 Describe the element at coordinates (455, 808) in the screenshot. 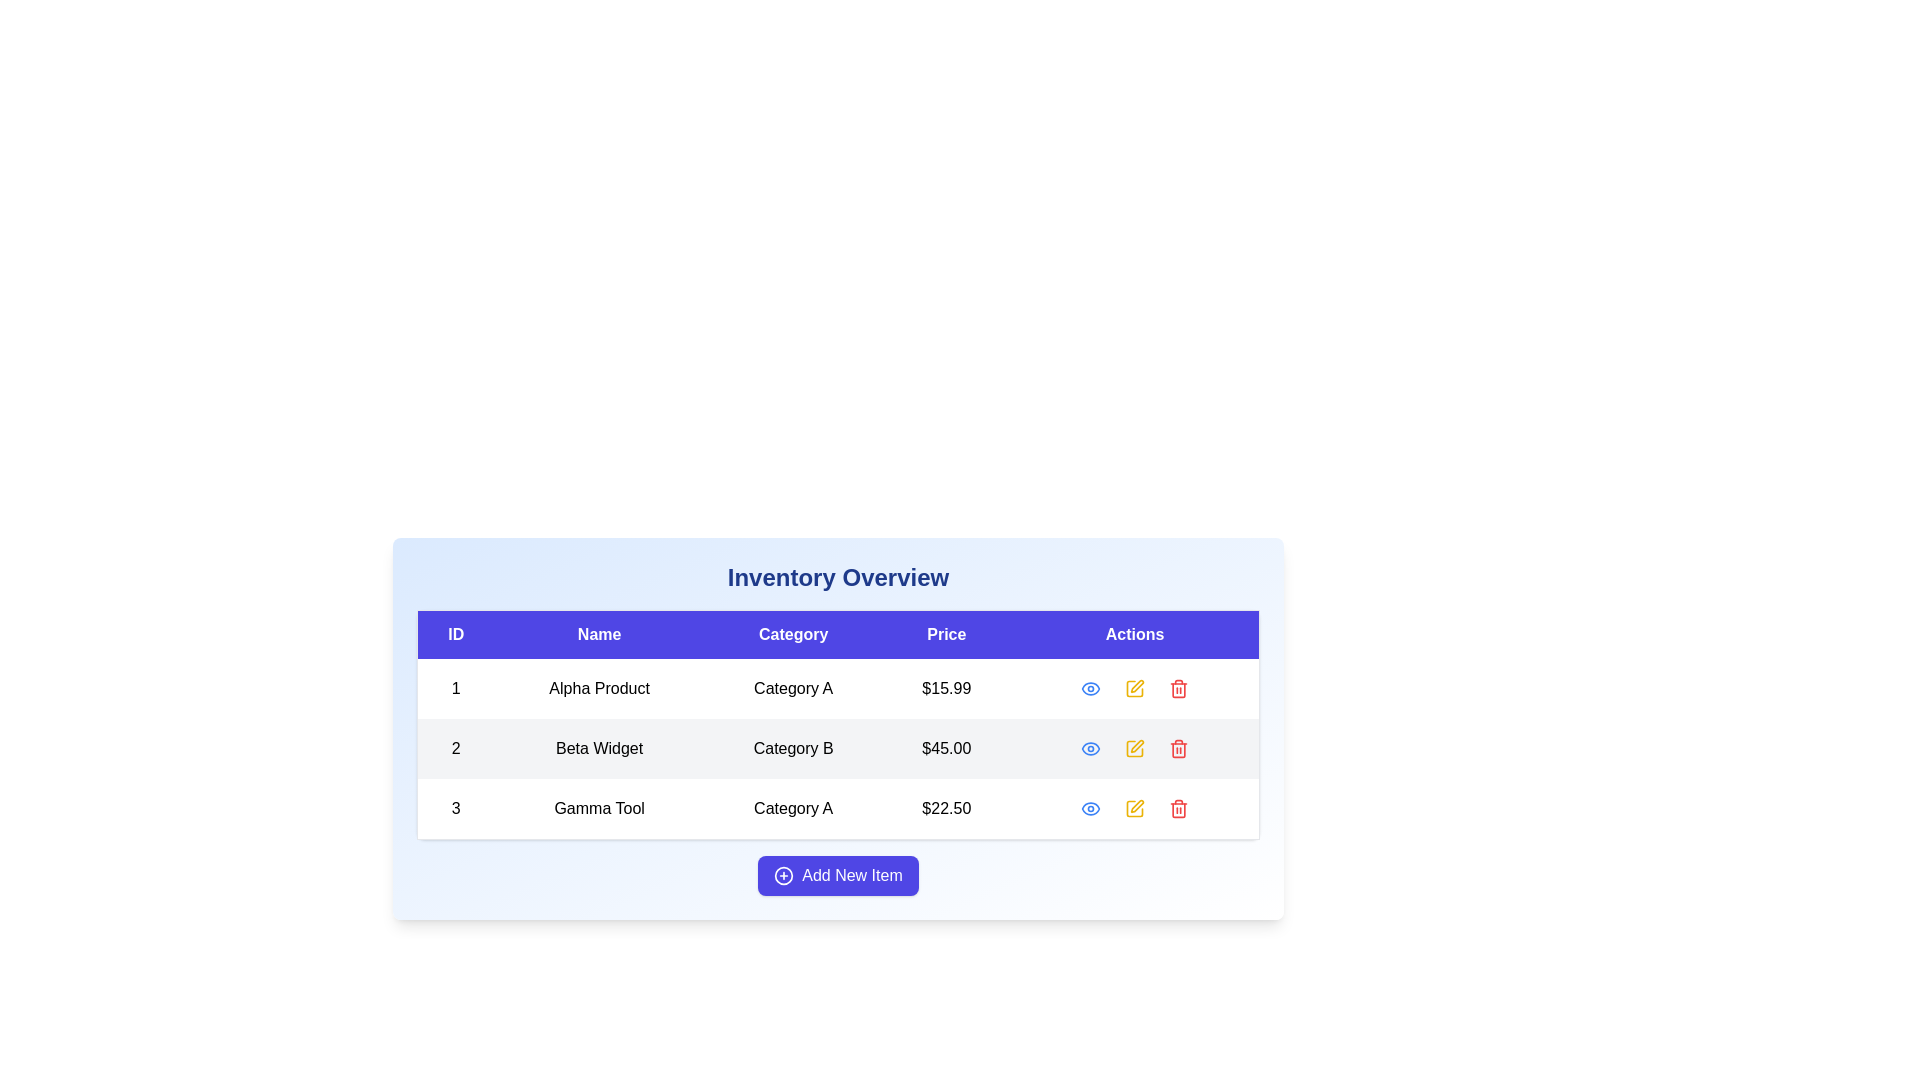

I see `the content of the text displaying the number '3' in the ID column of the row labeled 'Gamma Tool' within the table` at that location.